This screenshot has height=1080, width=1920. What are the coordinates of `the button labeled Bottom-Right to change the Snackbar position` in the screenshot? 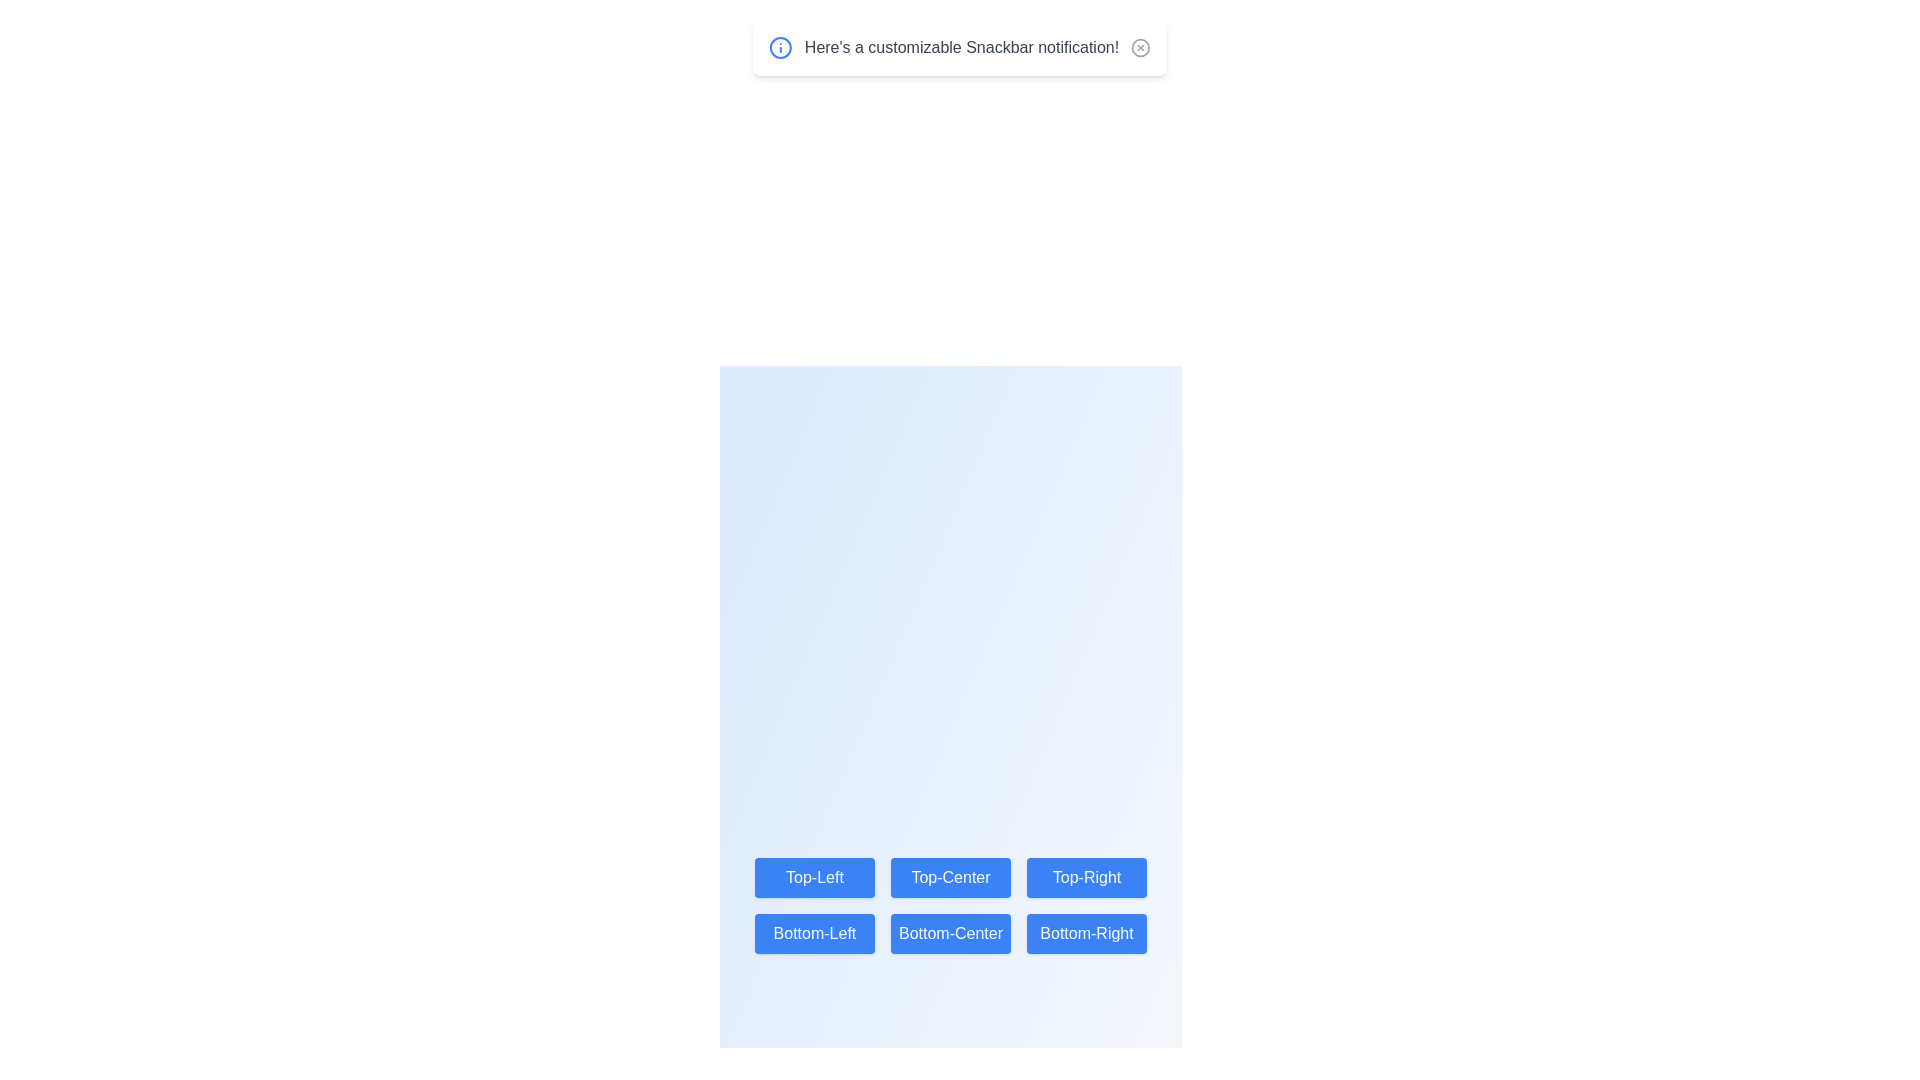 It's located at (1086, 933).